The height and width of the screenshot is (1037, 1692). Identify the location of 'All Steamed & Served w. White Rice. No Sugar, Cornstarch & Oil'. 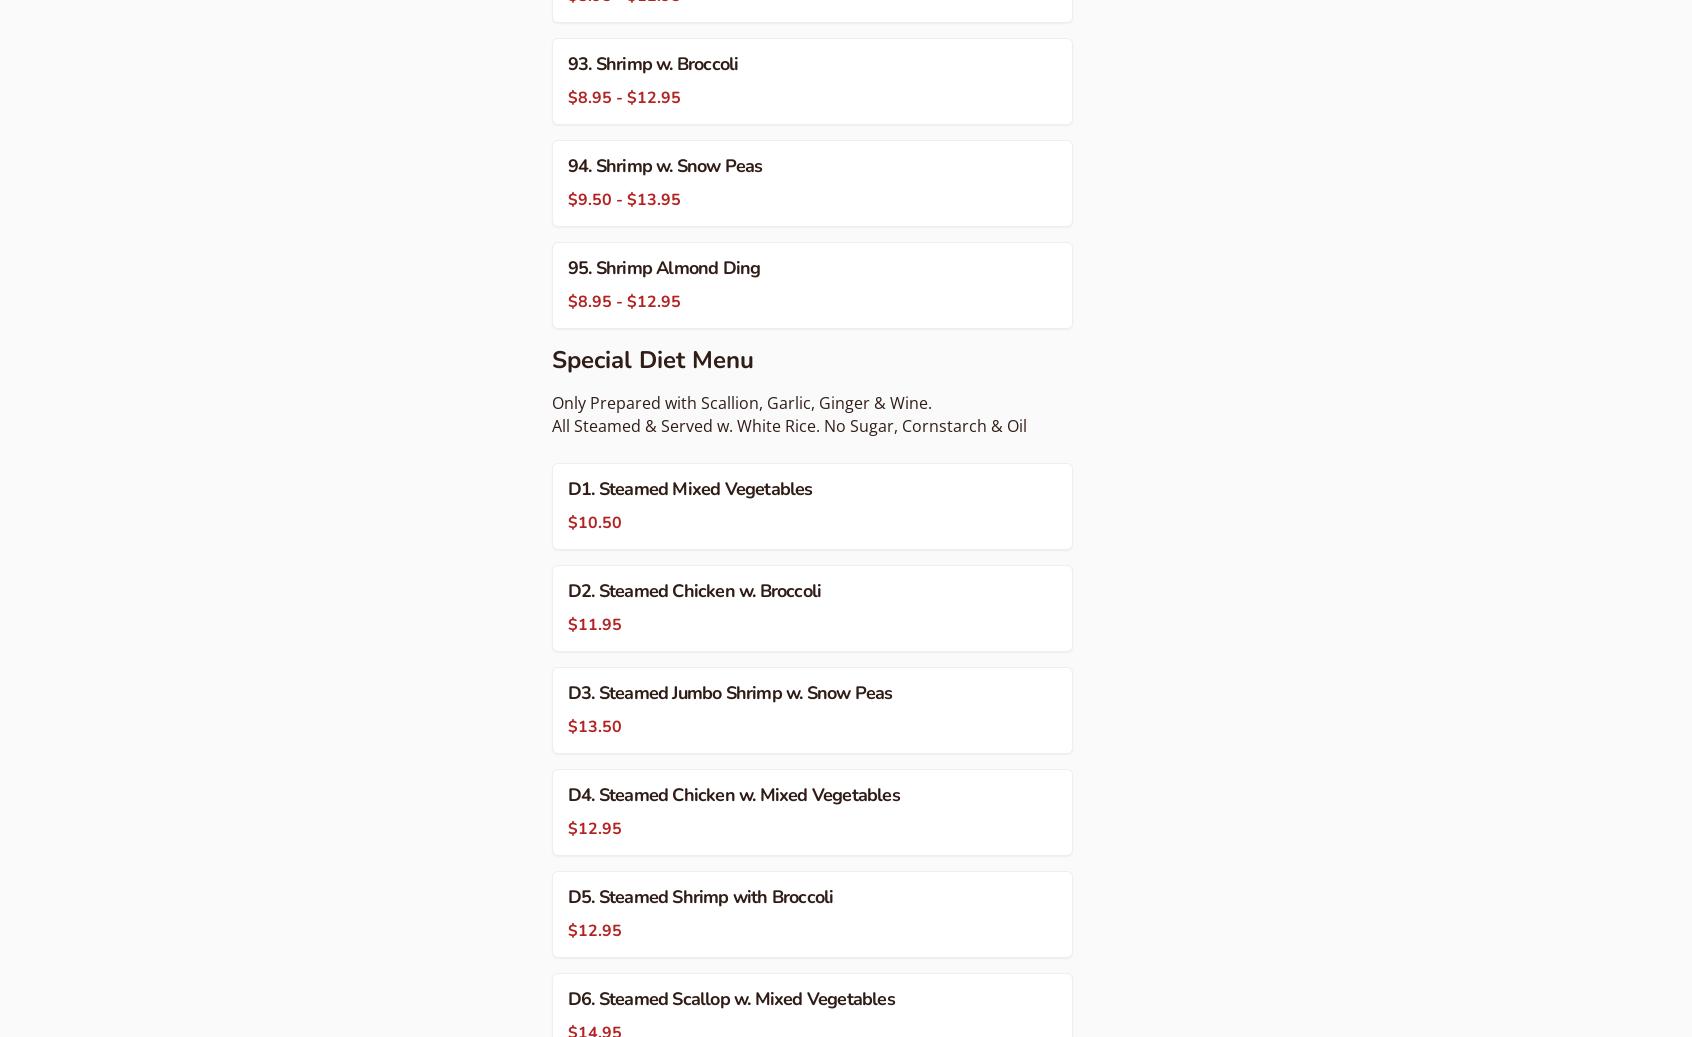
(789, 424).